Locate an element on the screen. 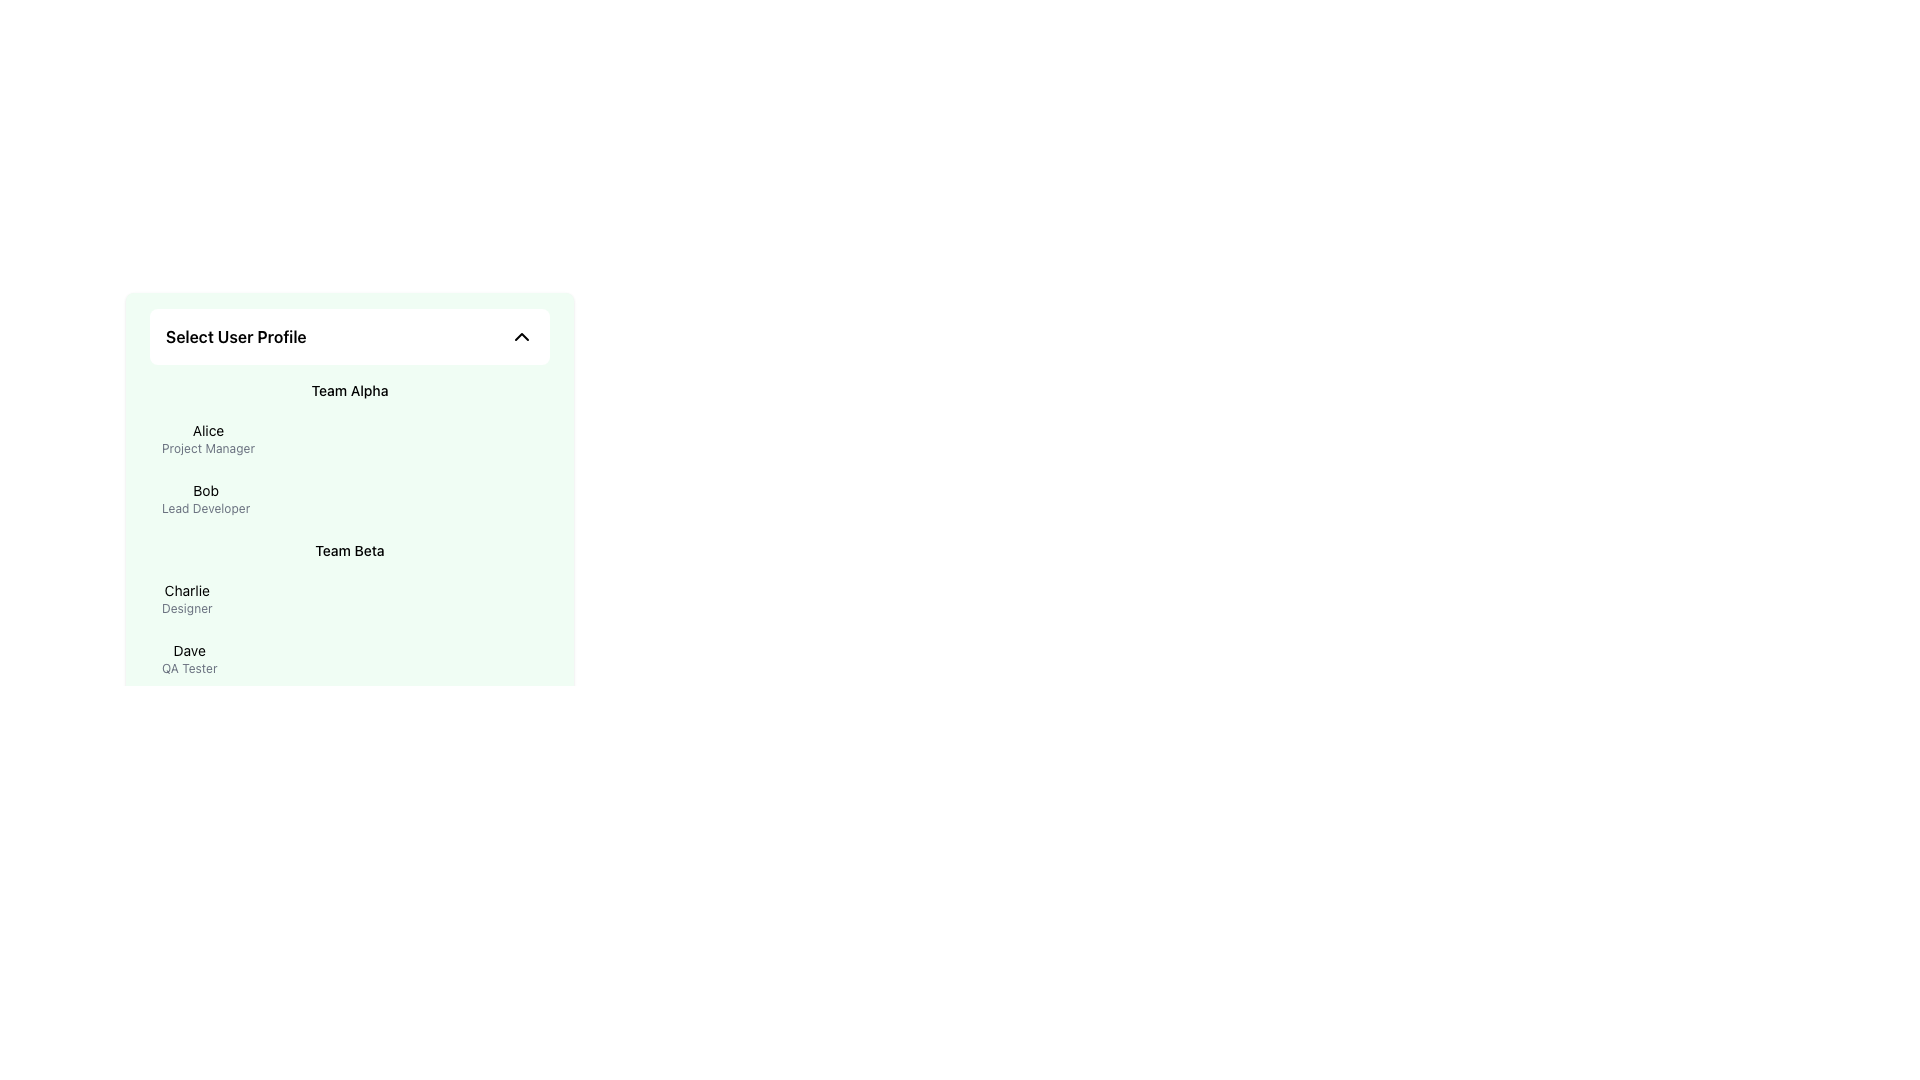 Image resolution: width=1920 pixels, height=1080 pixels. the combined text label representing the user profile 'Charlie', who is a 'Designer', located in the 'Team Beta' section is located at coordinates (187, 597).